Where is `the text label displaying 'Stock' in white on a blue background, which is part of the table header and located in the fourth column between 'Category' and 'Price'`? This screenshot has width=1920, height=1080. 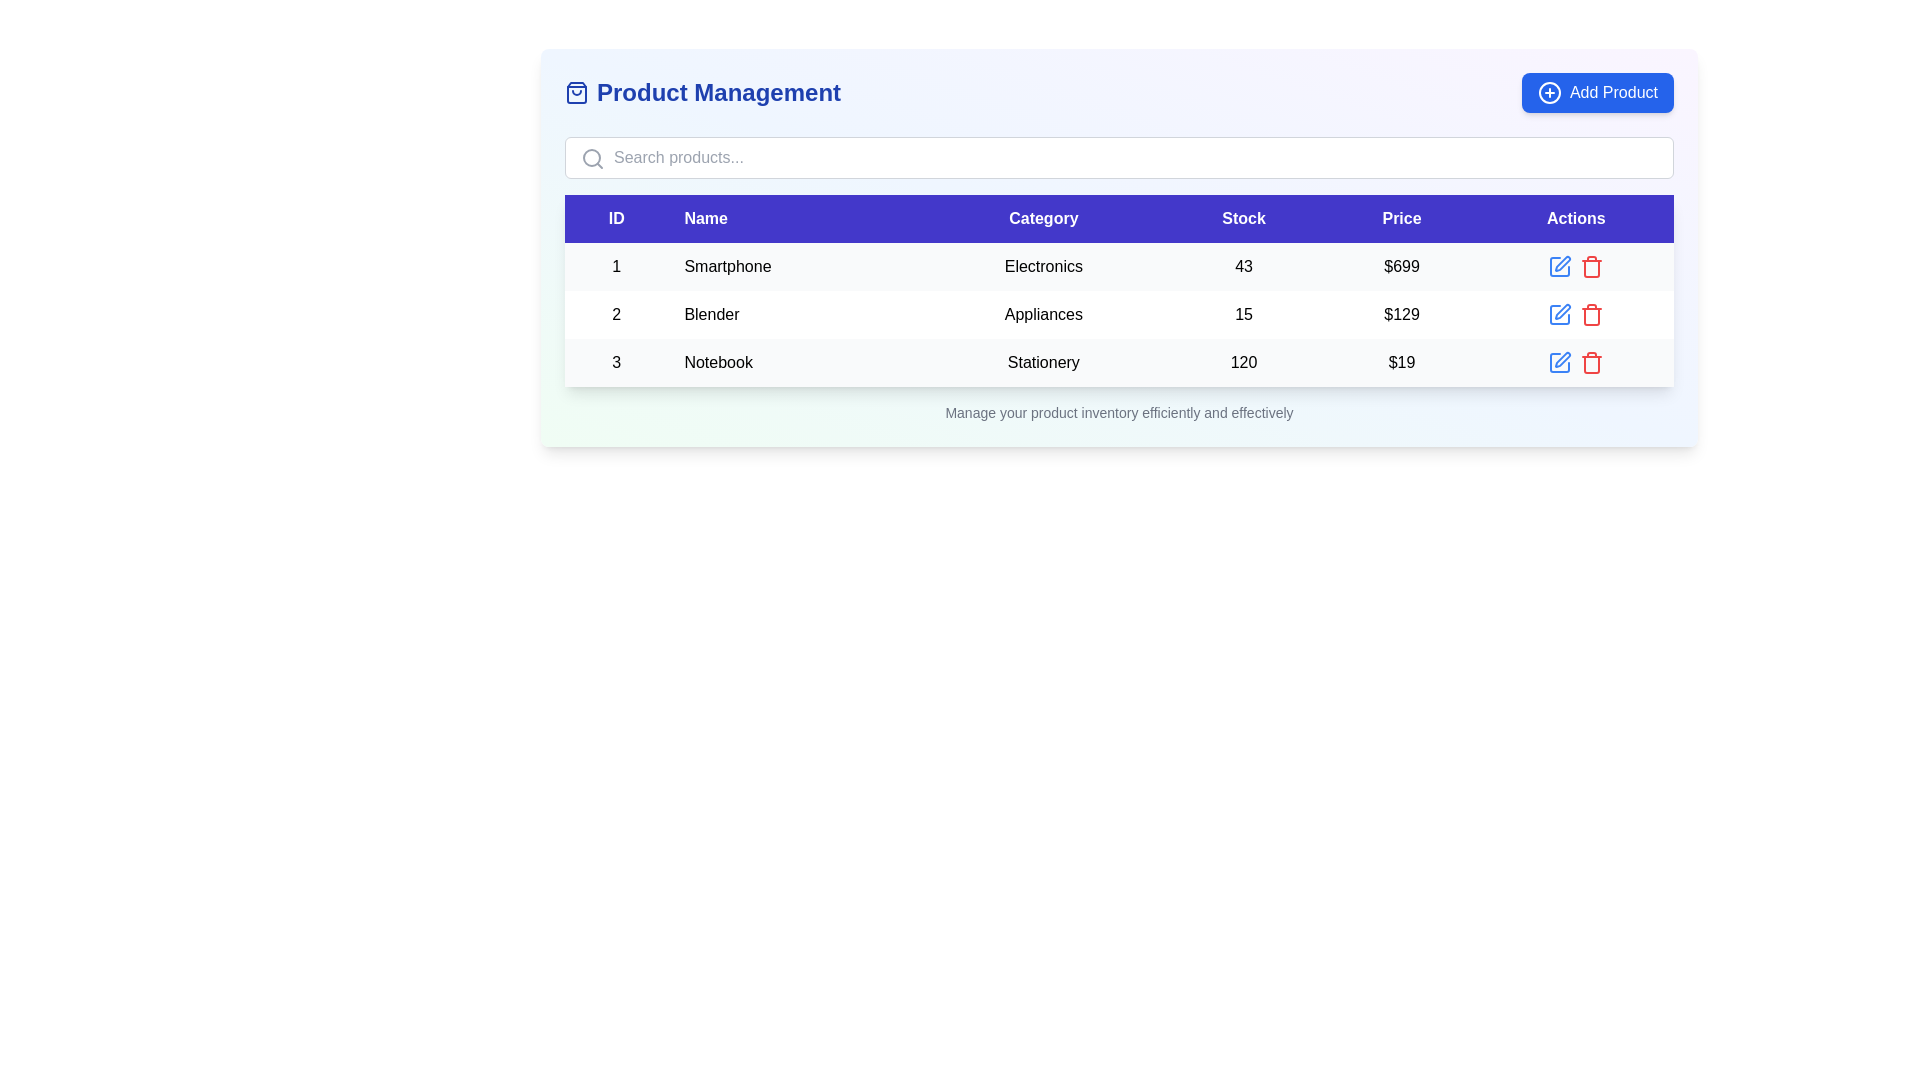 the text label displaying 'Stock' in white on a blue background, which is part of the table header and located in the fourth column between 'Category' and 'Price' is located at coordinates (1242, 219).